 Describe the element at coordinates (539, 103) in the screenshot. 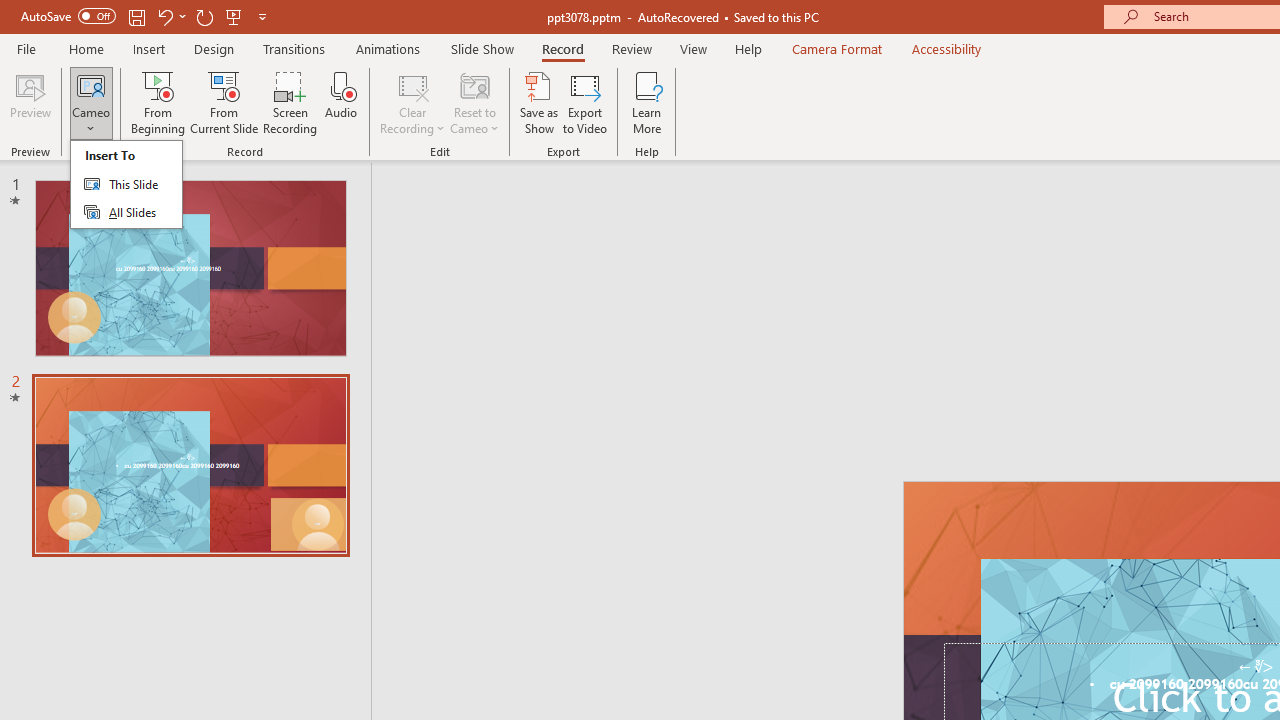

I see `'Save as Show'` at that location.